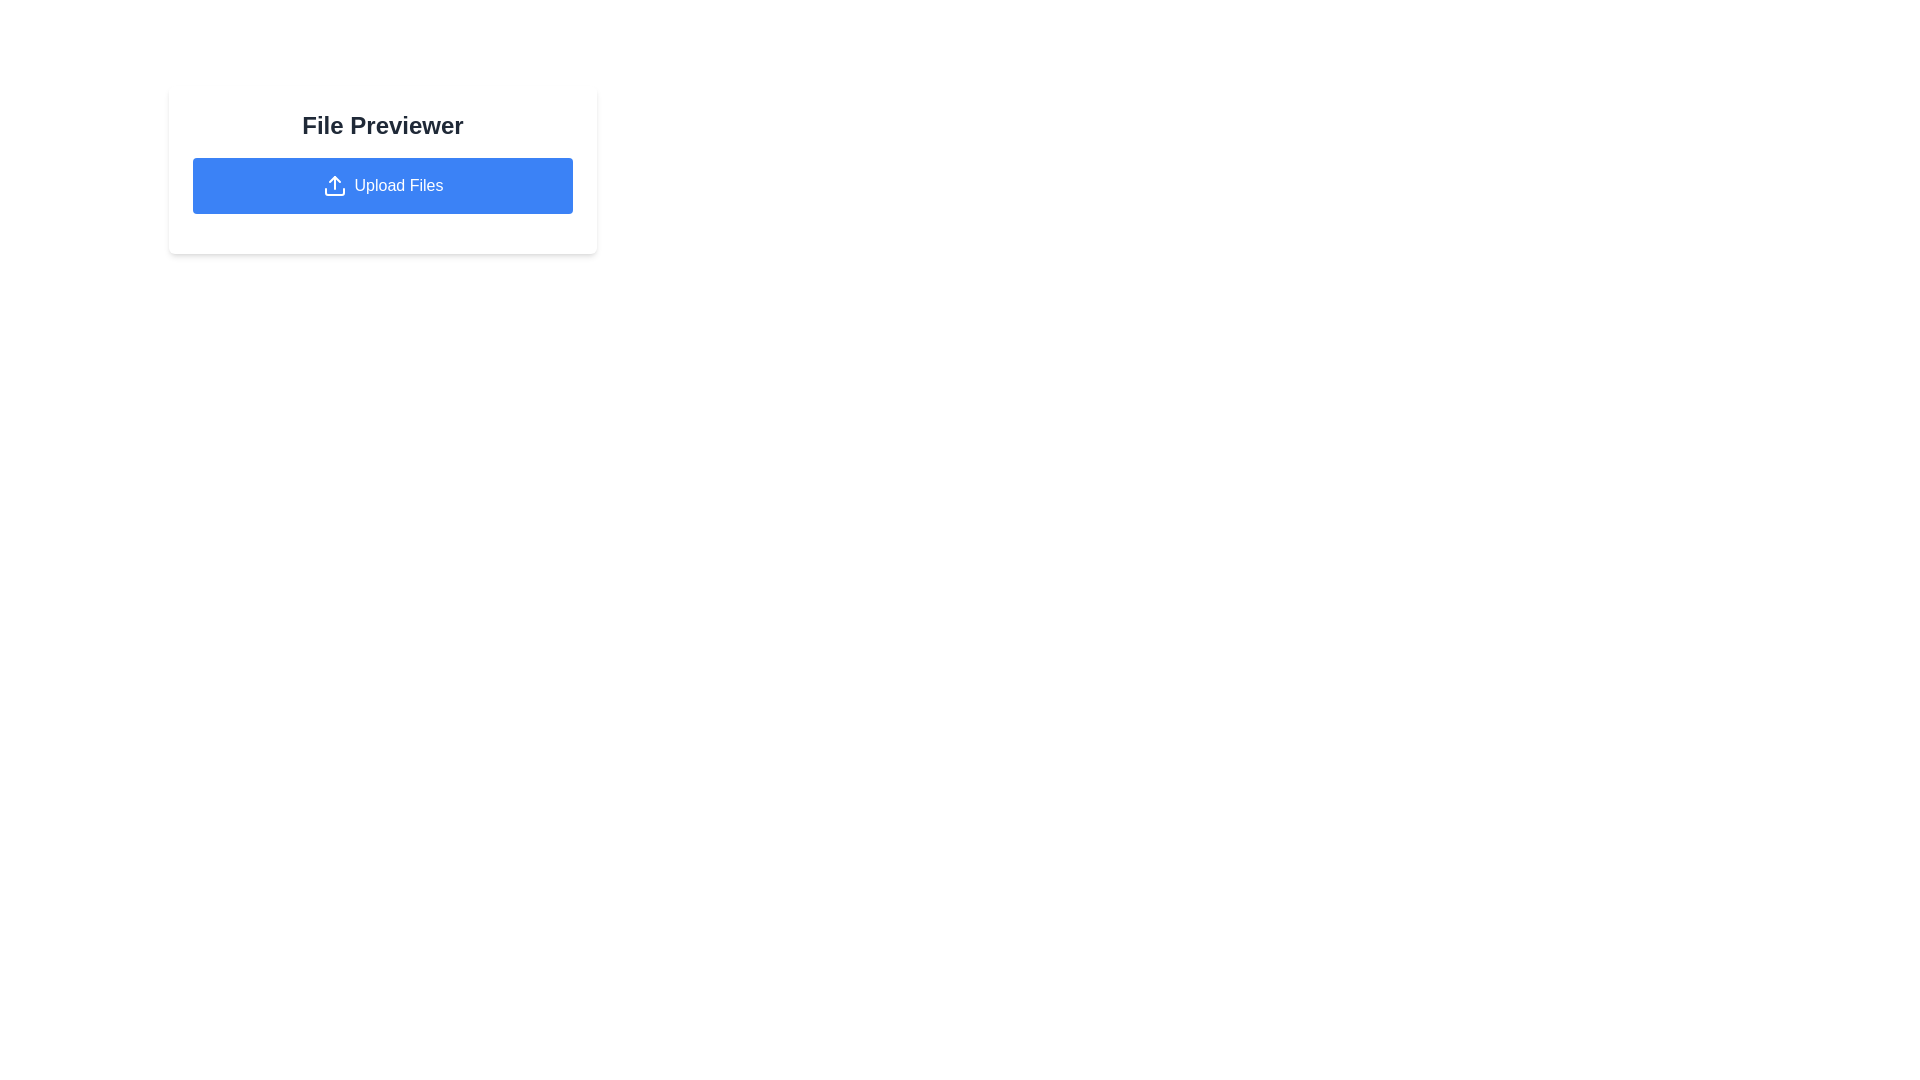 The height and width of the screenshot is (1080, 1920). I want to click on the large, bold, and centered text element displaying 'File Previewer' in dark gray color, which is positioned above the 'Upload Files' button, so click(383, 126).